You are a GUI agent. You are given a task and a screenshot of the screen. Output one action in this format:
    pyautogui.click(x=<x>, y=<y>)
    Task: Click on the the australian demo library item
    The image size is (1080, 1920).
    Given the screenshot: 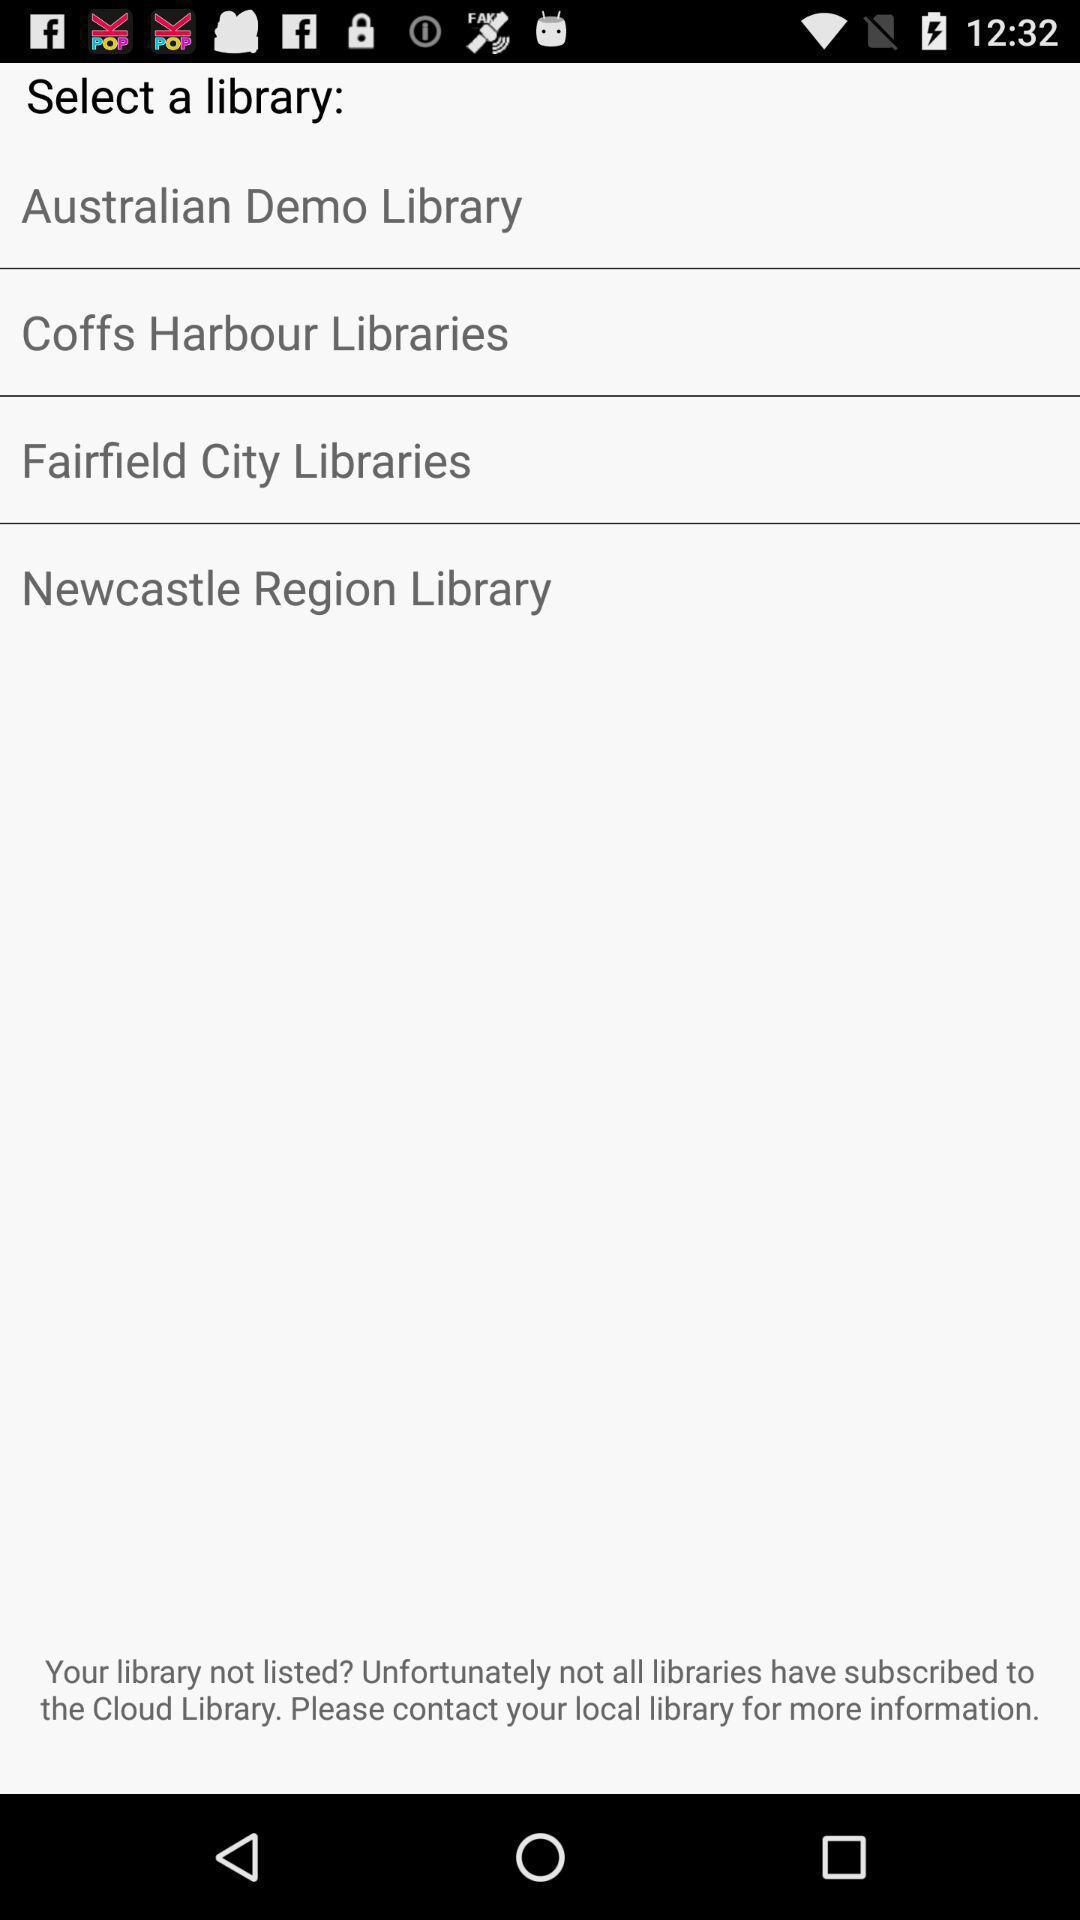 What is the action you would take?
    pyautogui.click(x=540, y=204)
    